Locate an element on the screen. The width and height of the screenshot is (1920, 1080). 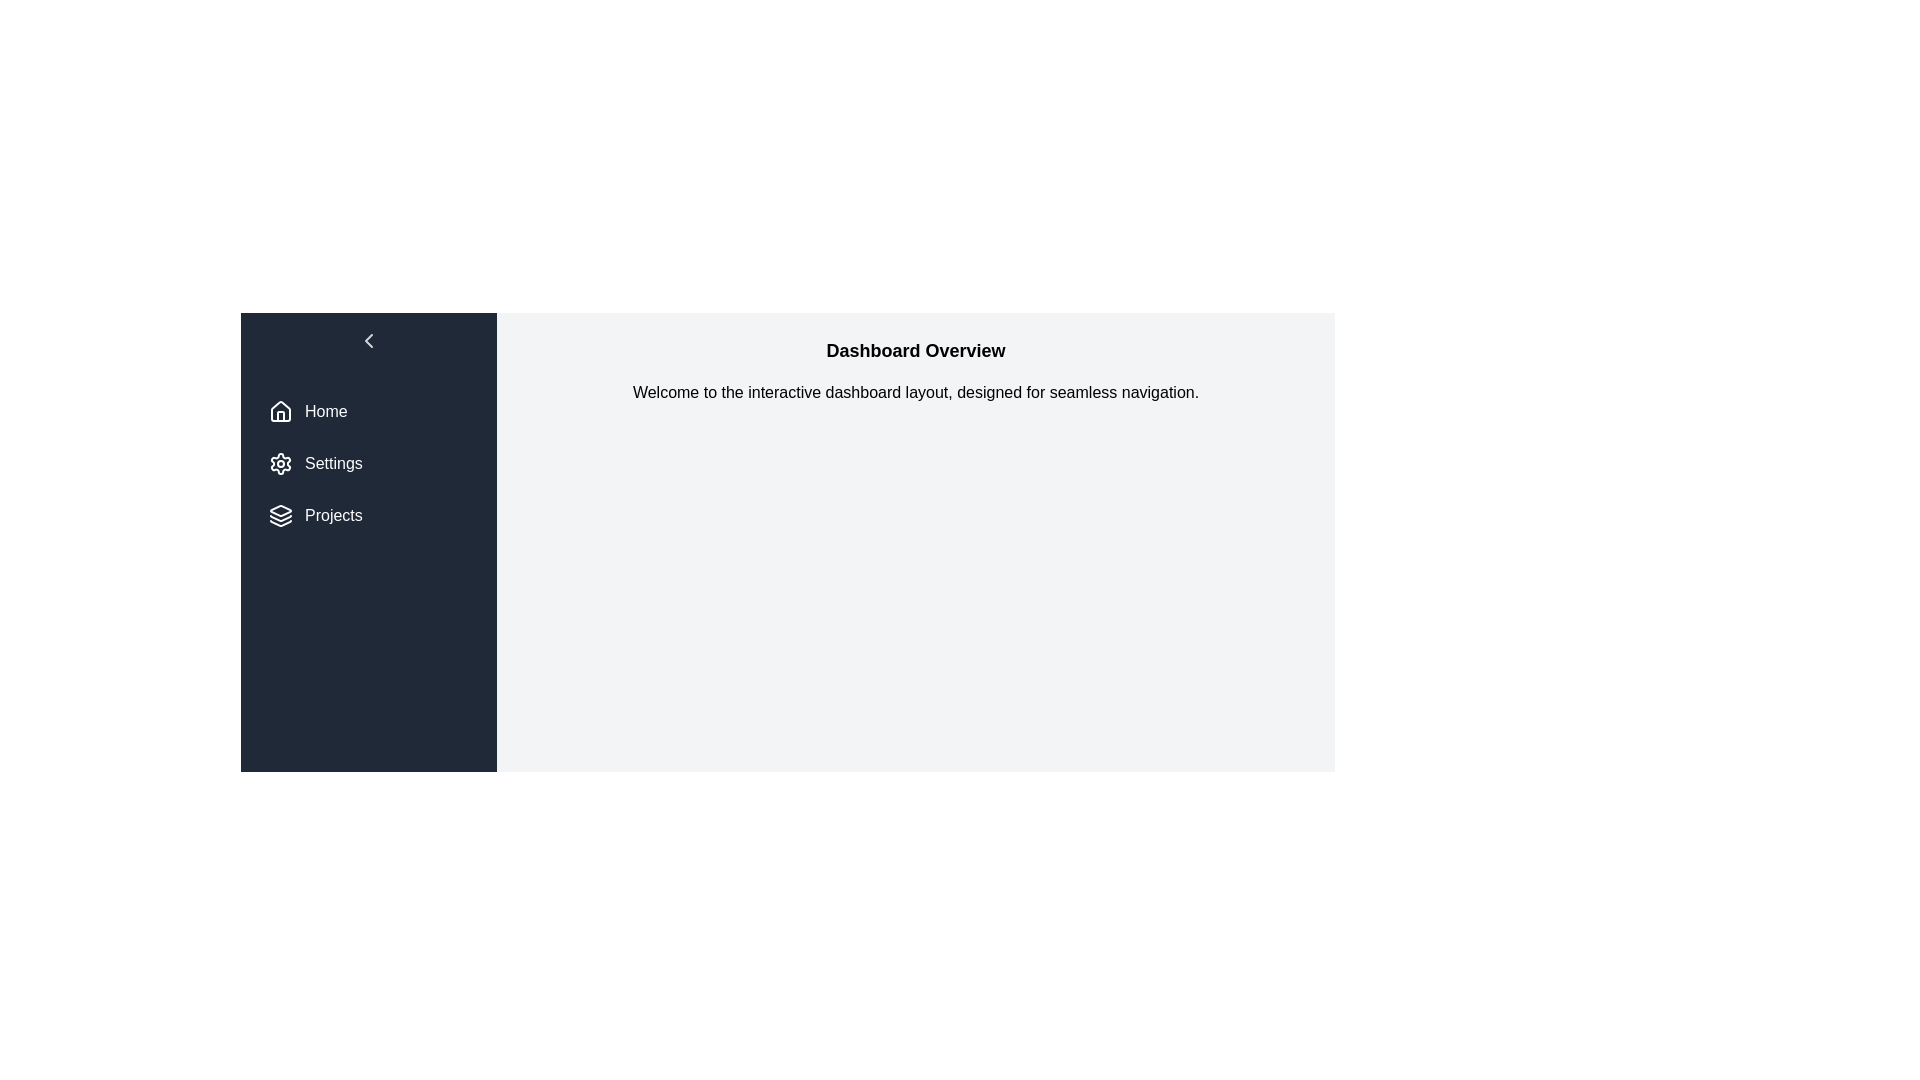
the first clickable navigation item in the vertical sidebar is located at coordinates (369, 411).